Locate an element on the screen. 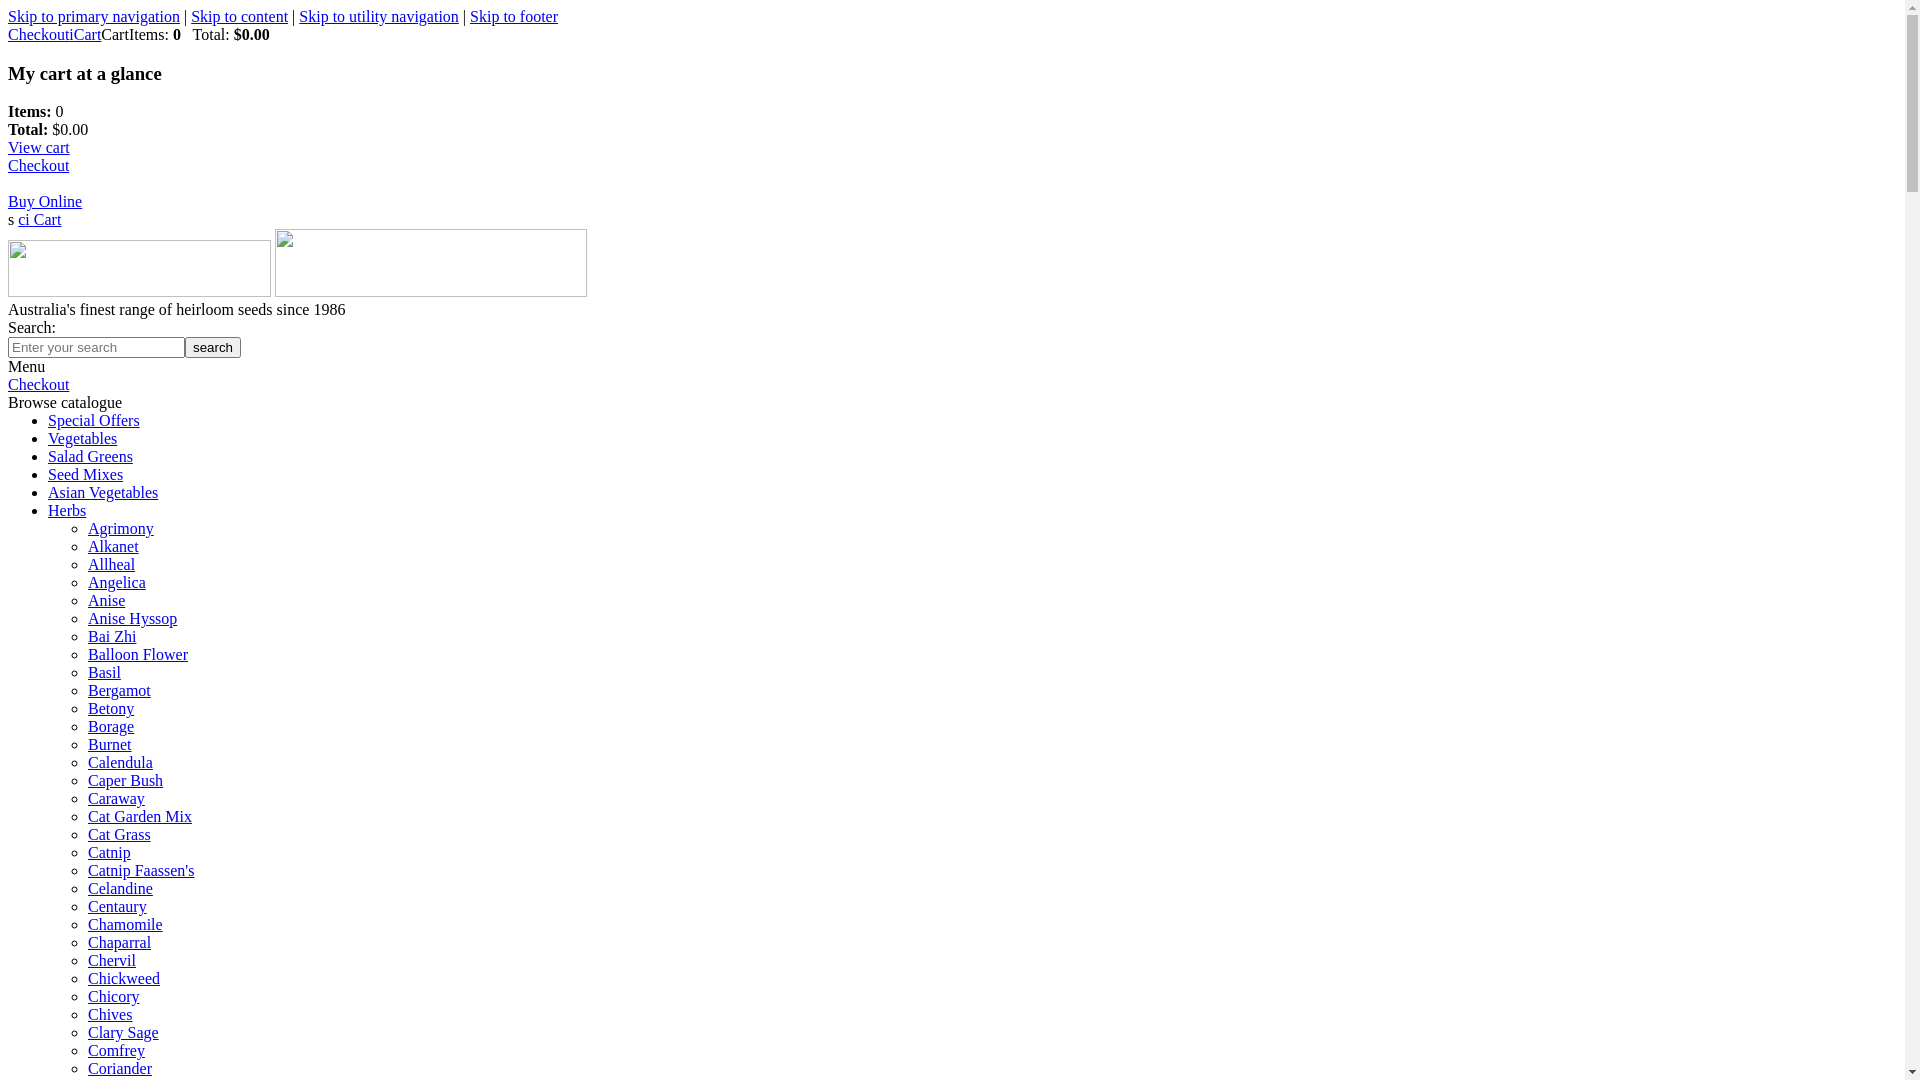  'Chaparral' is located at coordinates (118, 942).